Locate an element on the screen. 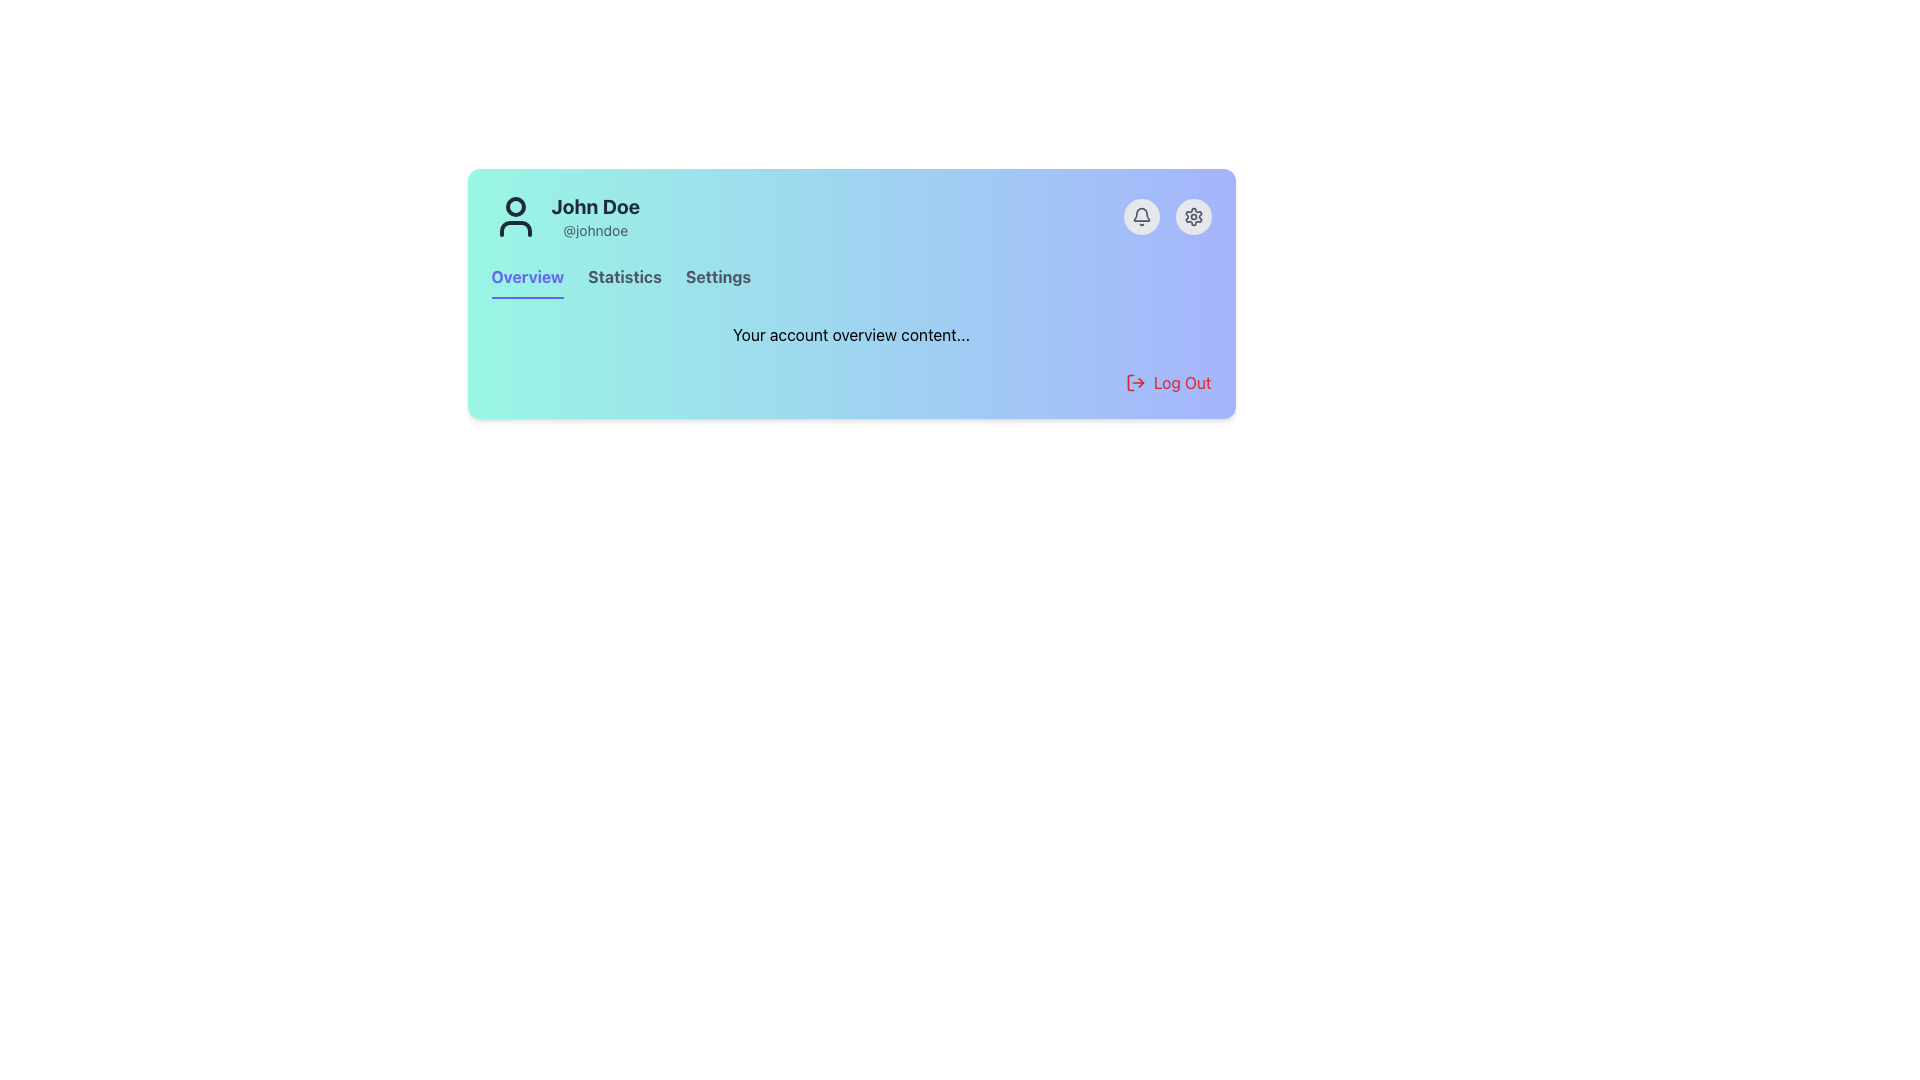  the gear icon located in the rightmost circular button of the control options in the top-right section of the settings panel is located at coordinates (1193, 216).